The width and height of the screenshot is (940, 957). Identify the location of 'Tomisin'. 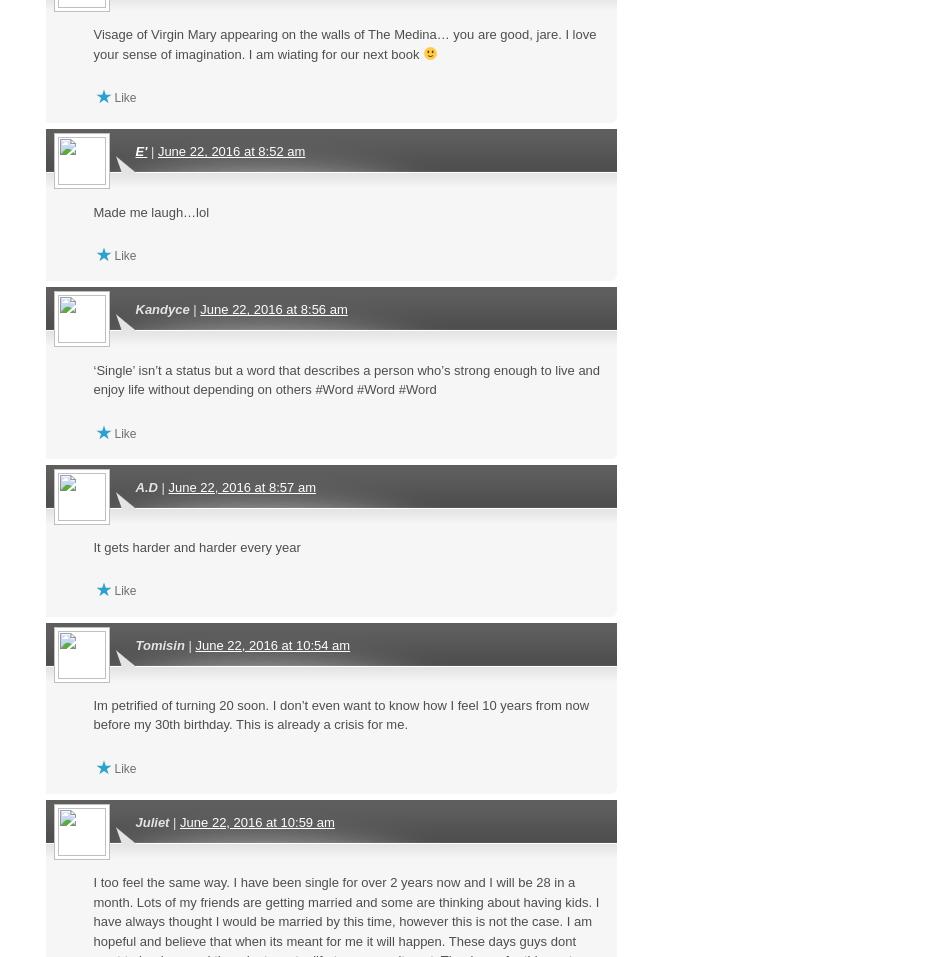
(159, 643).